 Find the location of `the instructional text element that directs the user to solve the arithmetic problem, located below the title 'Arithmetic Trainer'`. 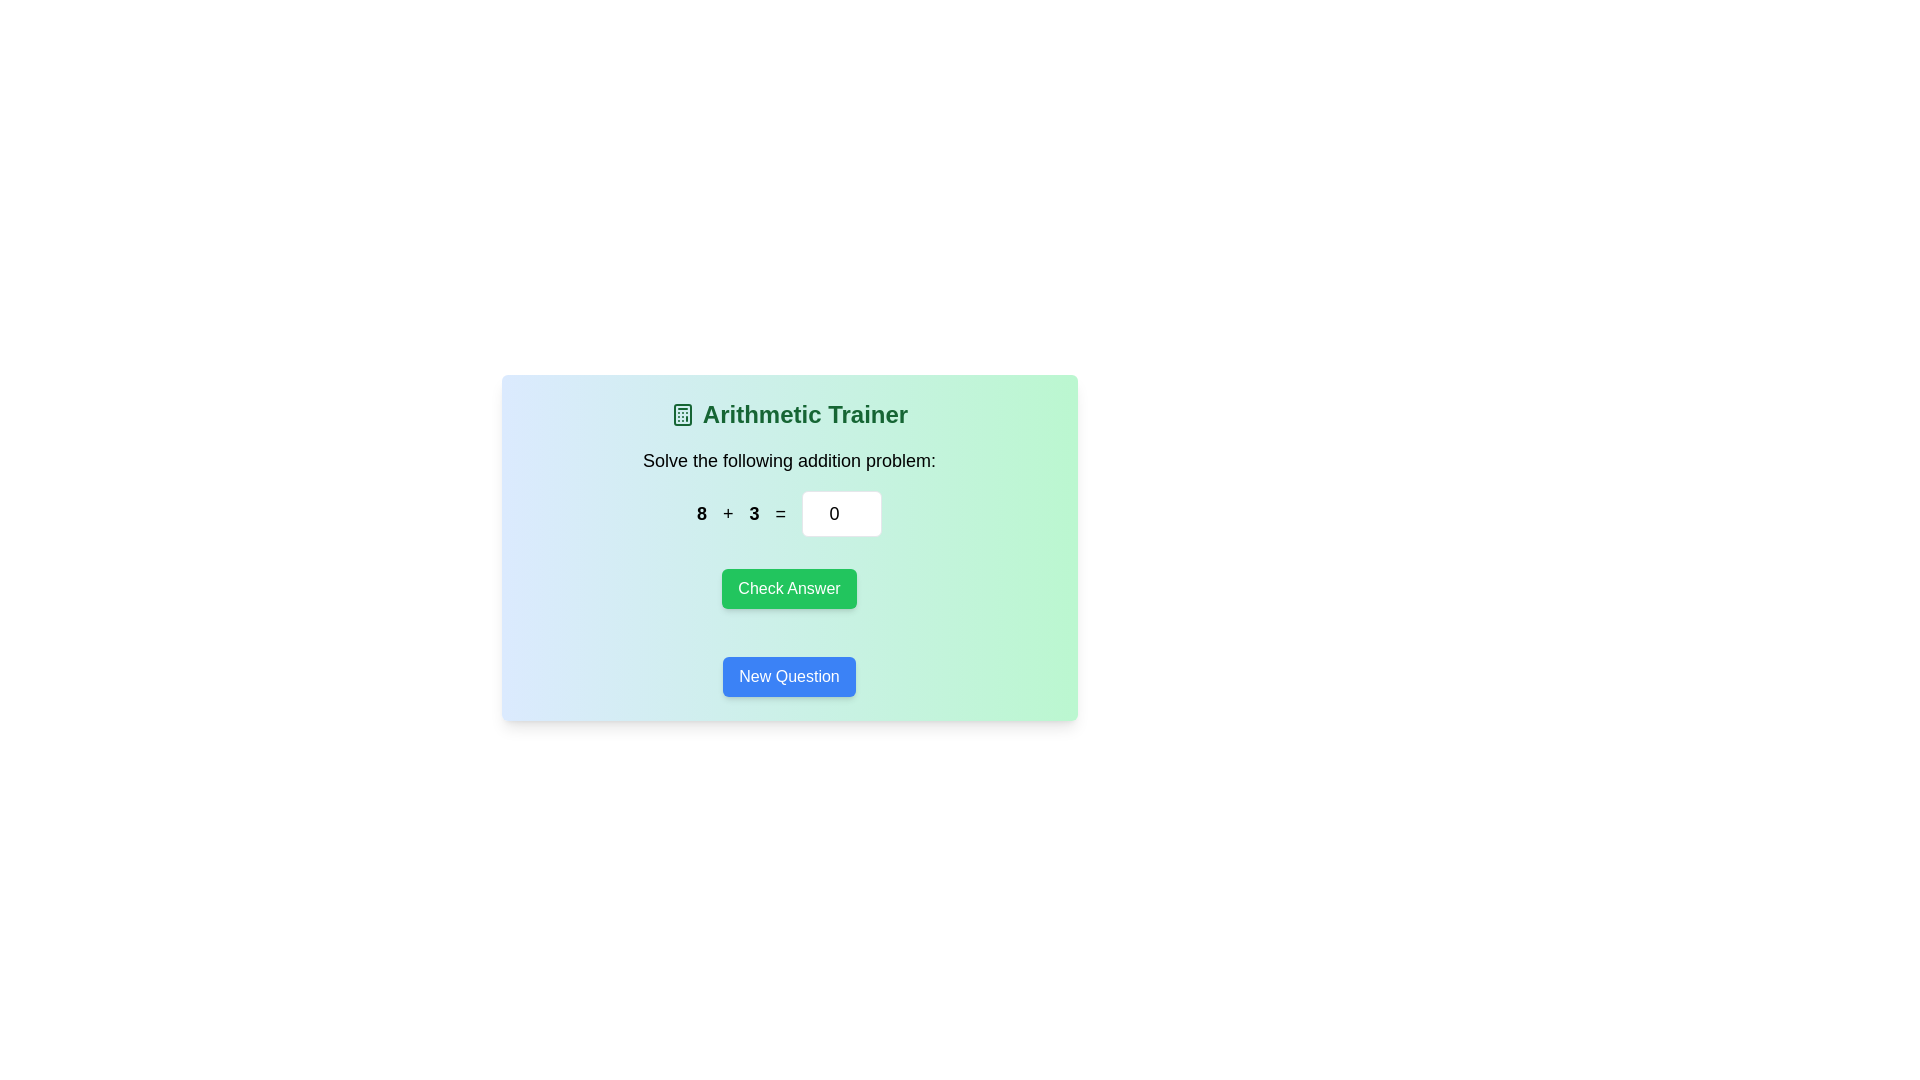

the instructional text element that directs the user to solve the arithmetic problem, located below the title 'Arithmetic Trainer' is located at coordinates (788, 461).